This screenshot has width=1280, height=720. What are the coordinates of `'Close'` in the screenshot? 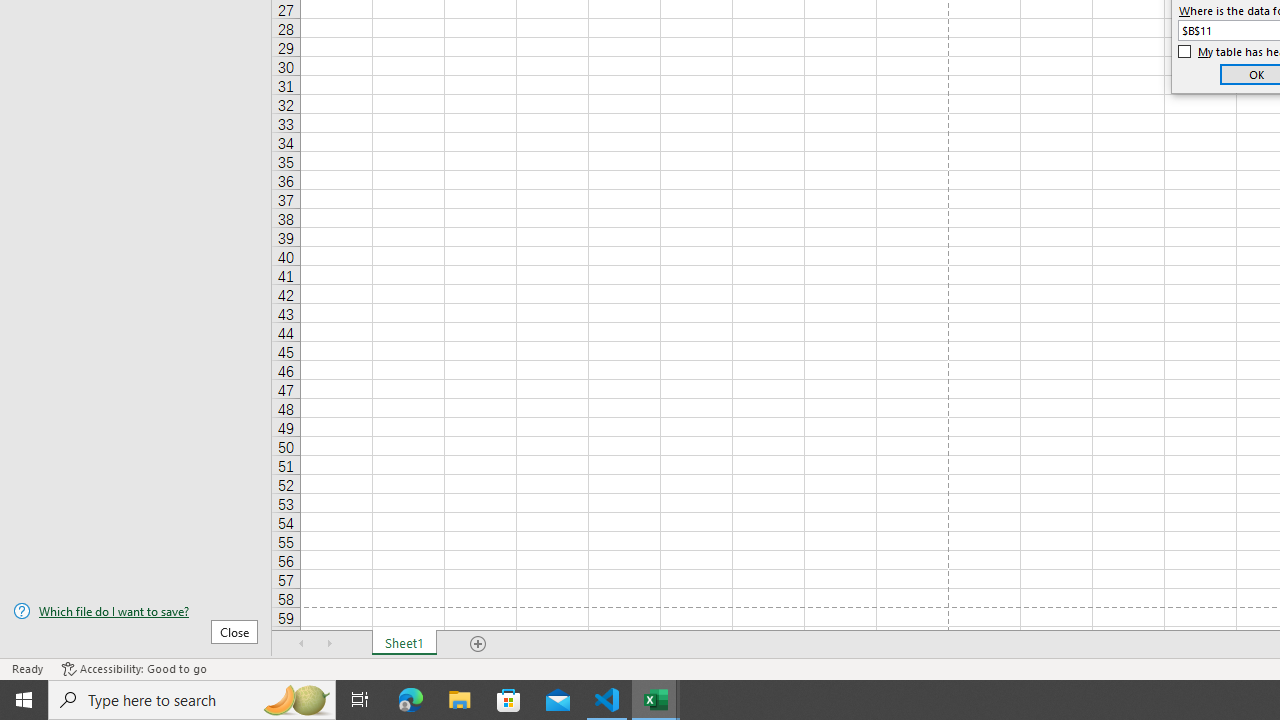 It's located at (234, 631).